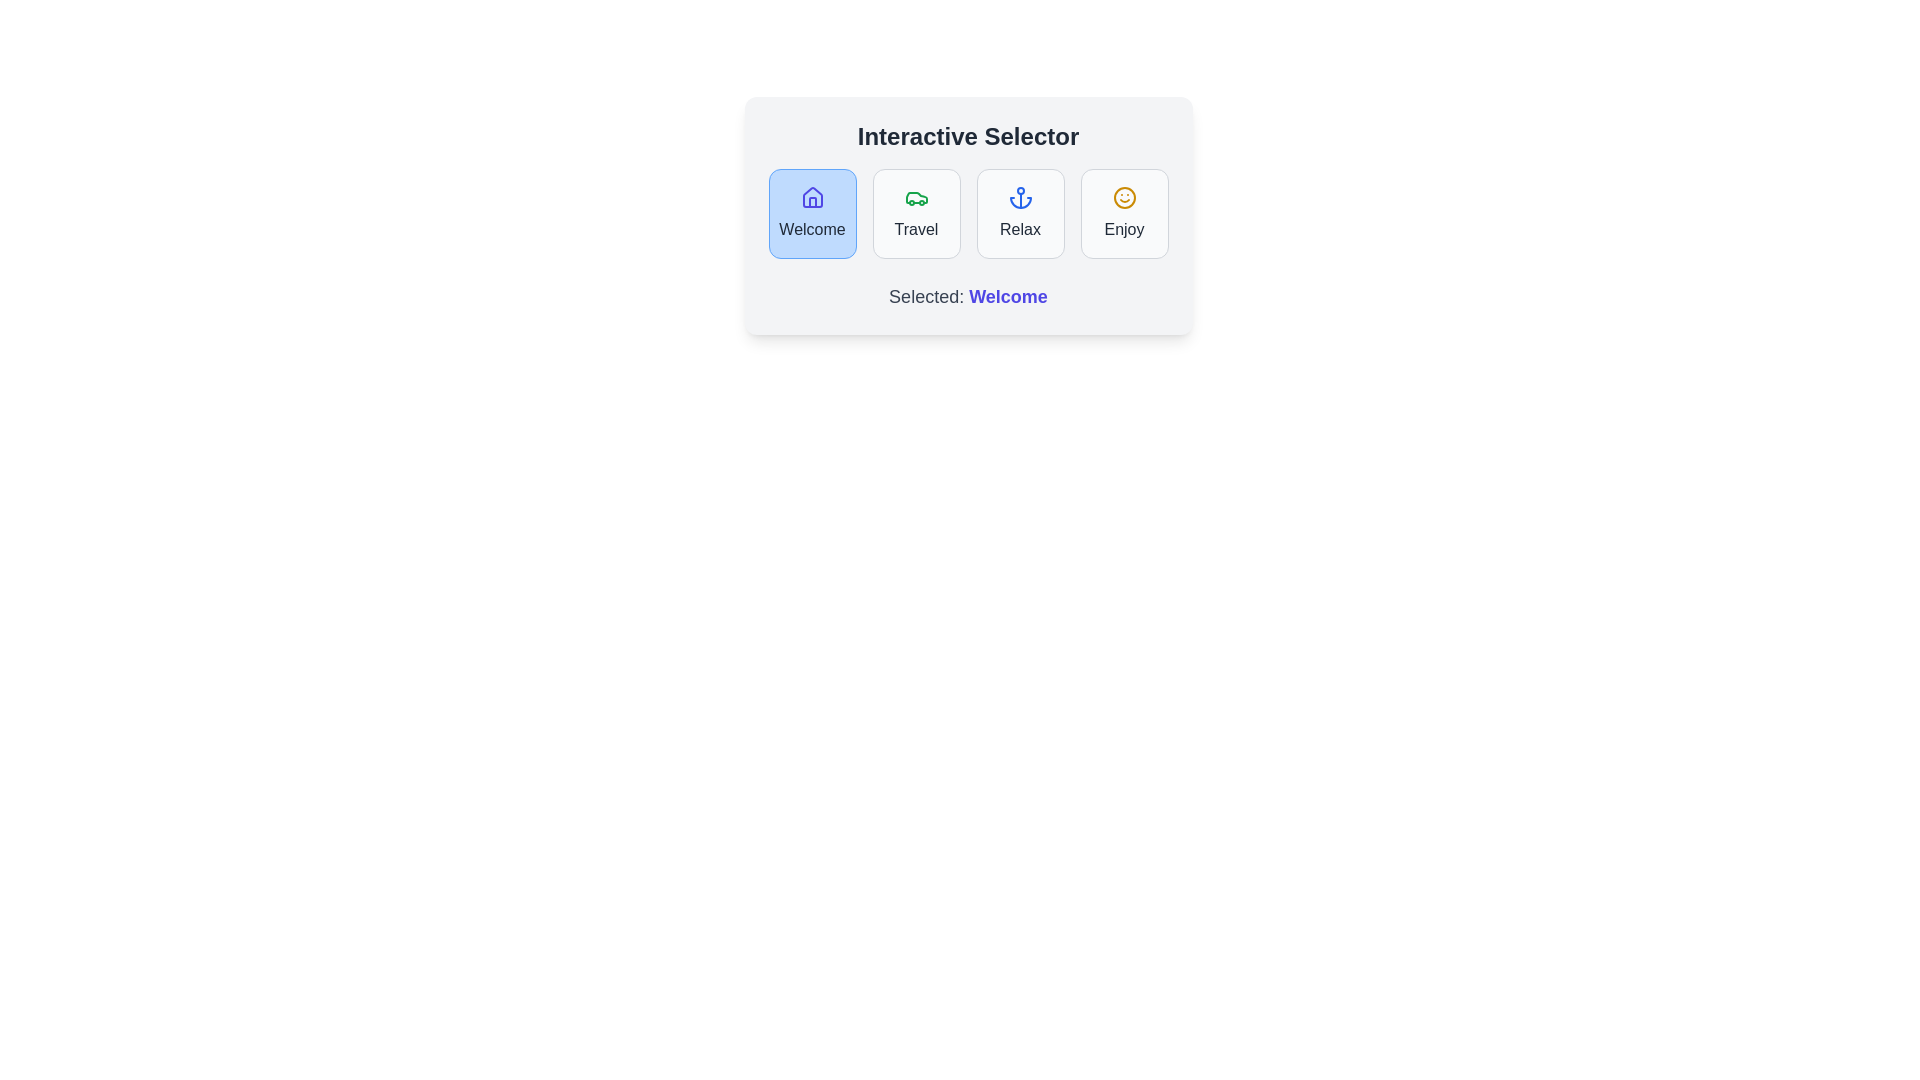  I want to click on the 'Travel' icon, so click(915, 197).